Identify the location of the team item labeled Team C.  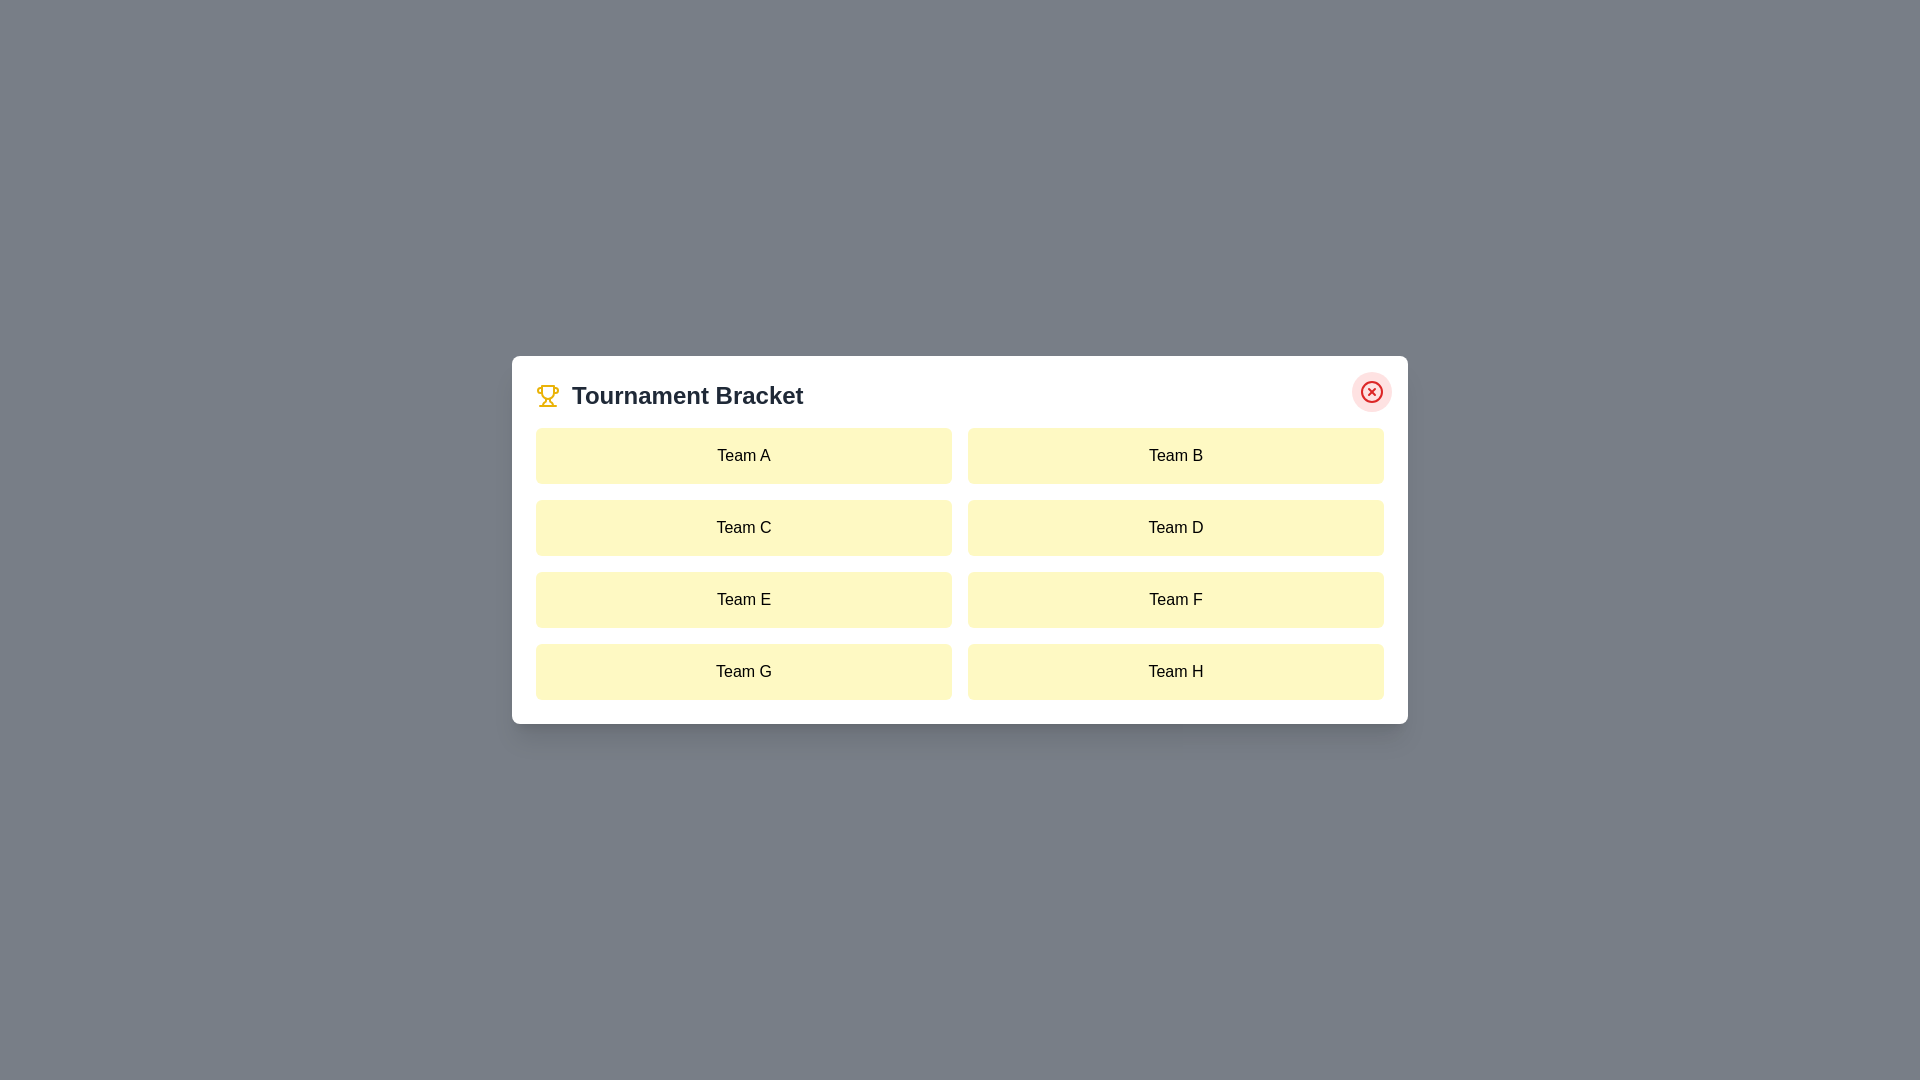
(743, 527).